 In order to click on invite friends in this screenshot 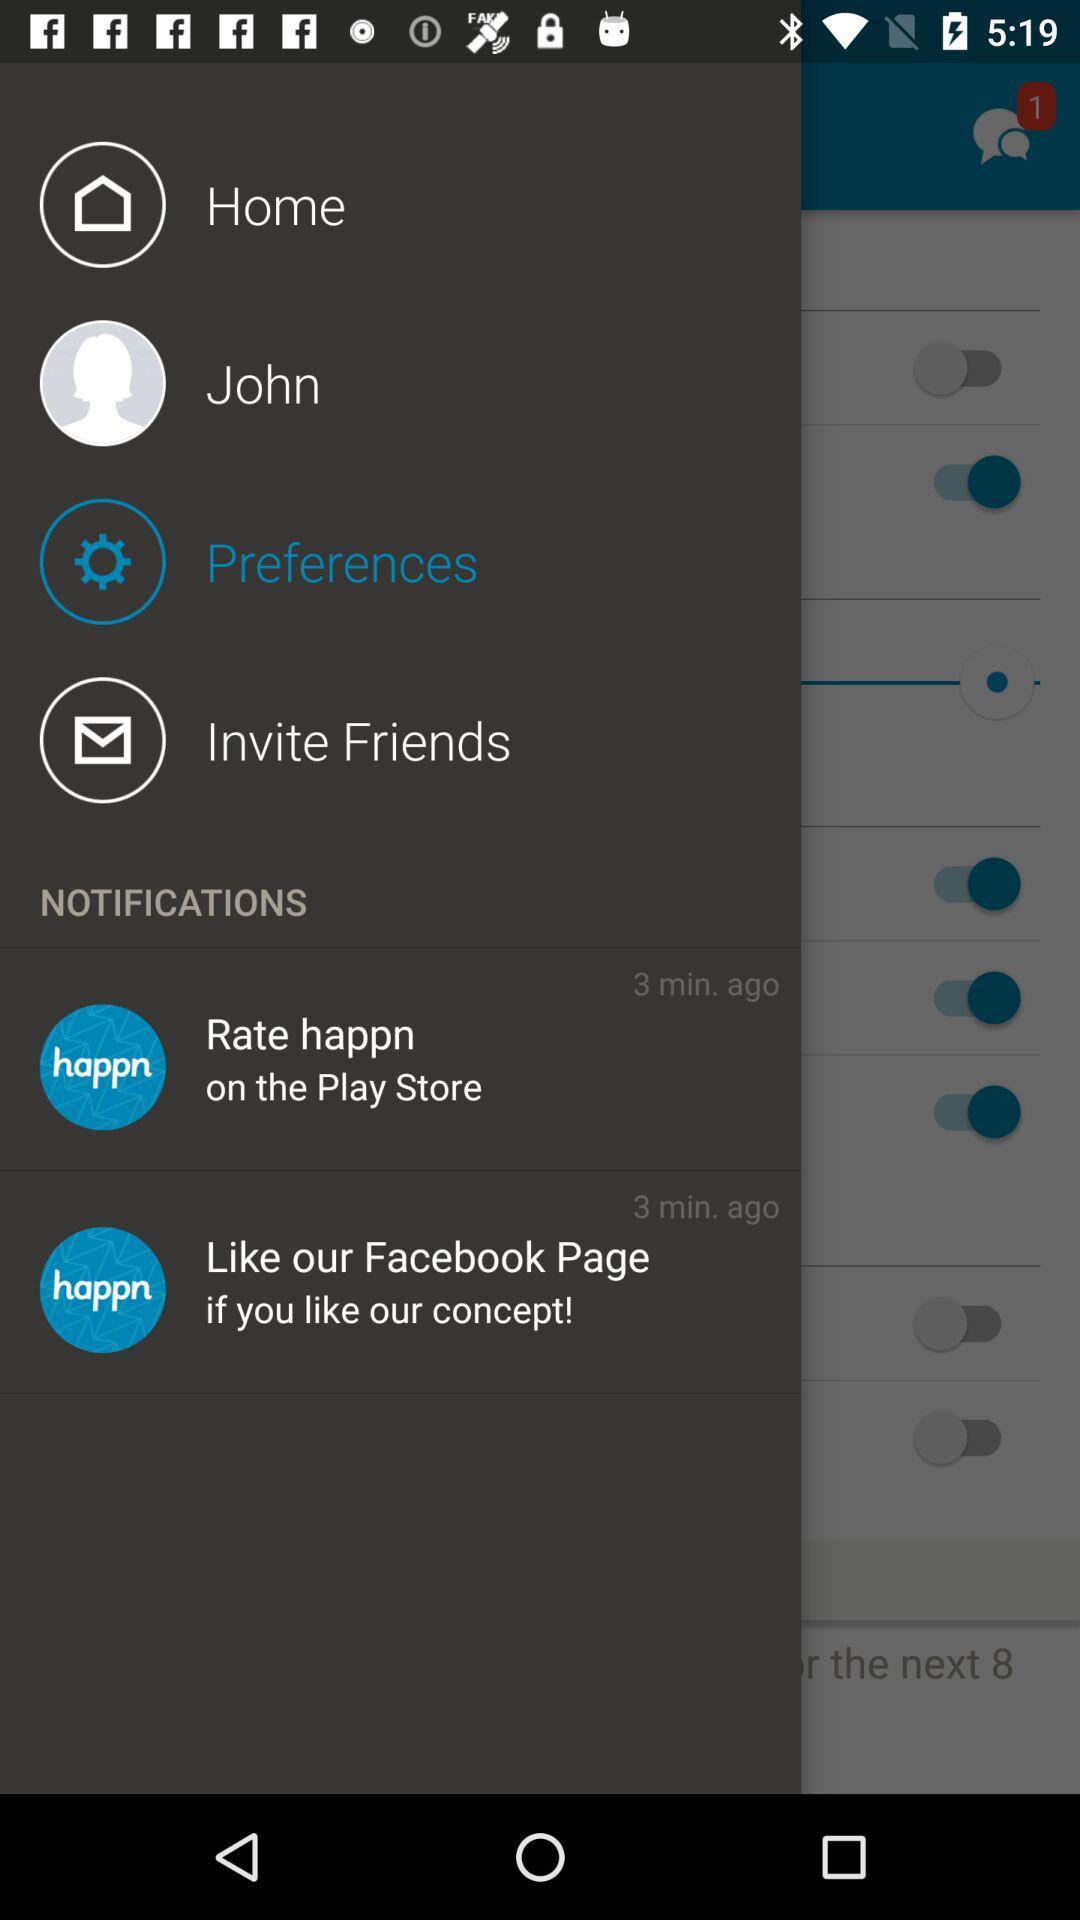, I will do `click(419, 739)`.